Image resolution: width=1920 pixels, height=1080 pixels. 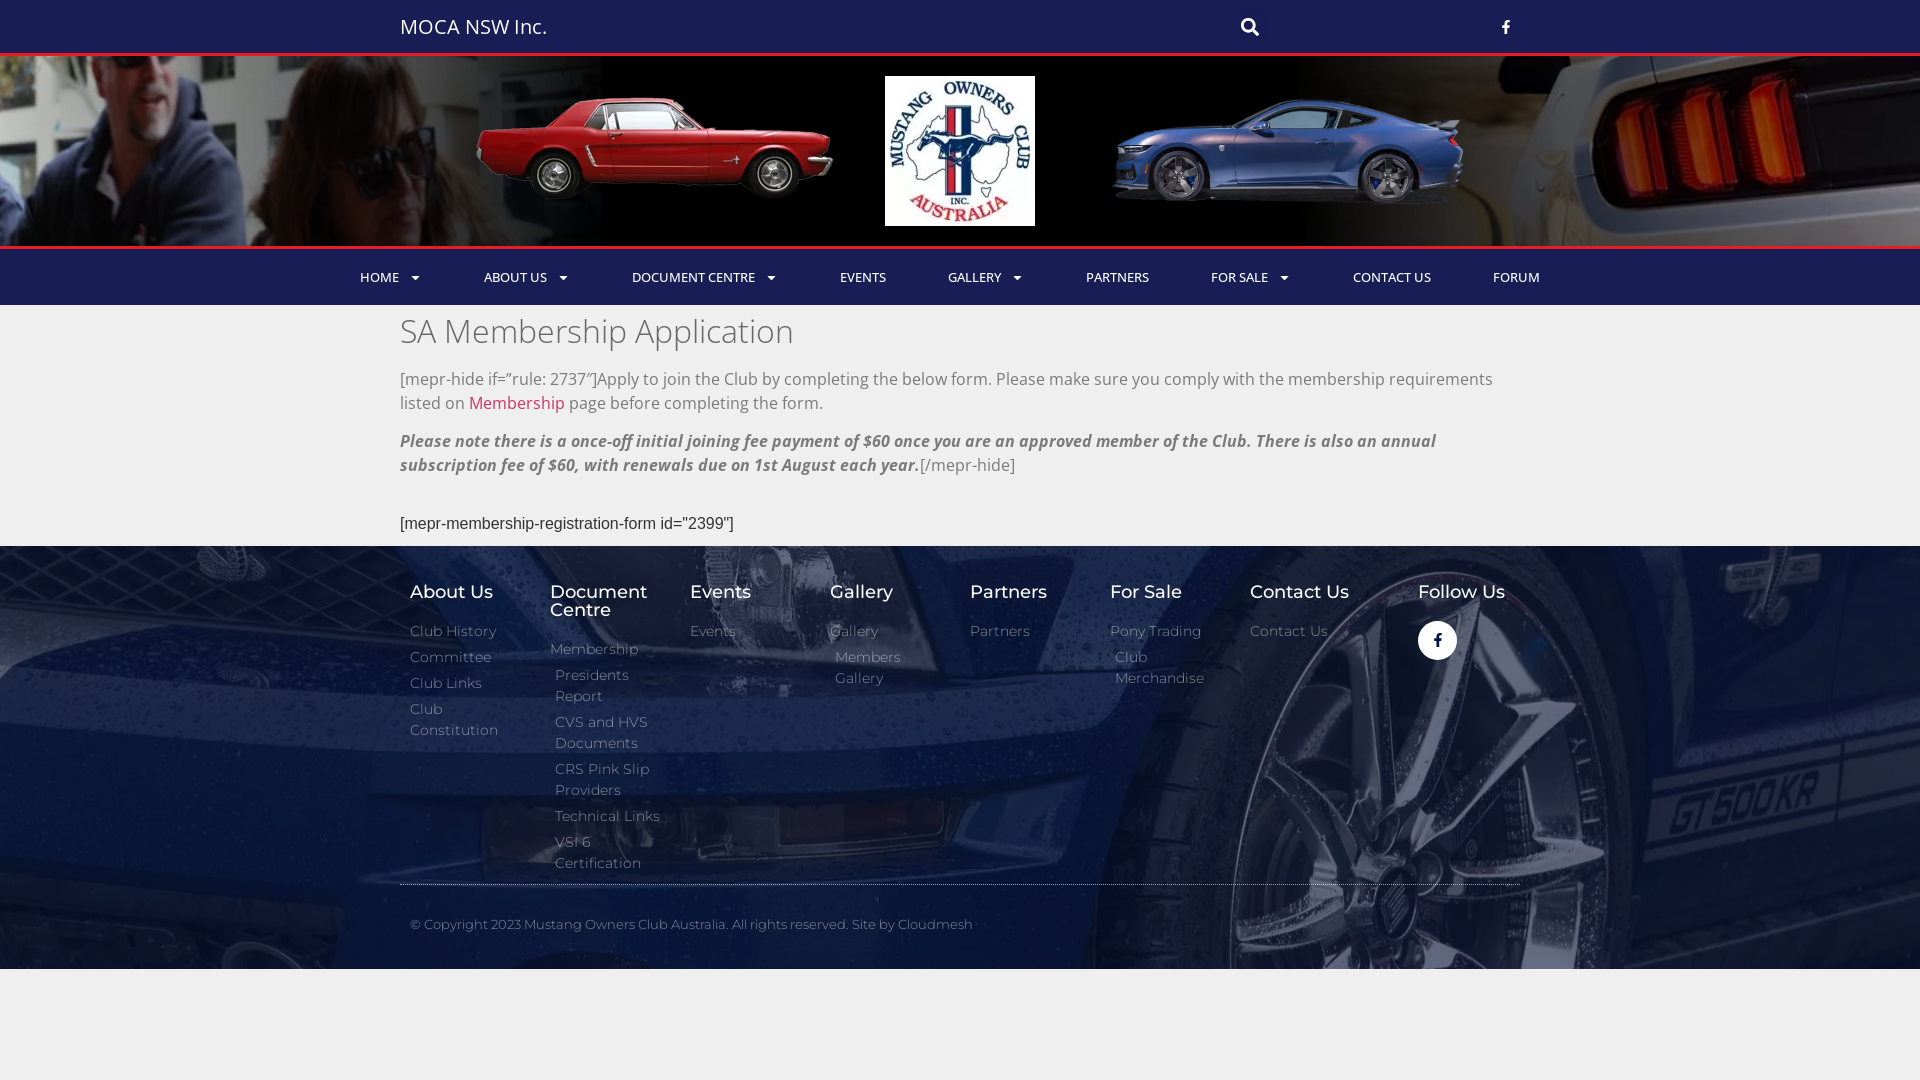 What do you see at coordinates (1180, 277) in the screenshot?
I see `'FOR SALE'` at bounding box center [1180, 277].